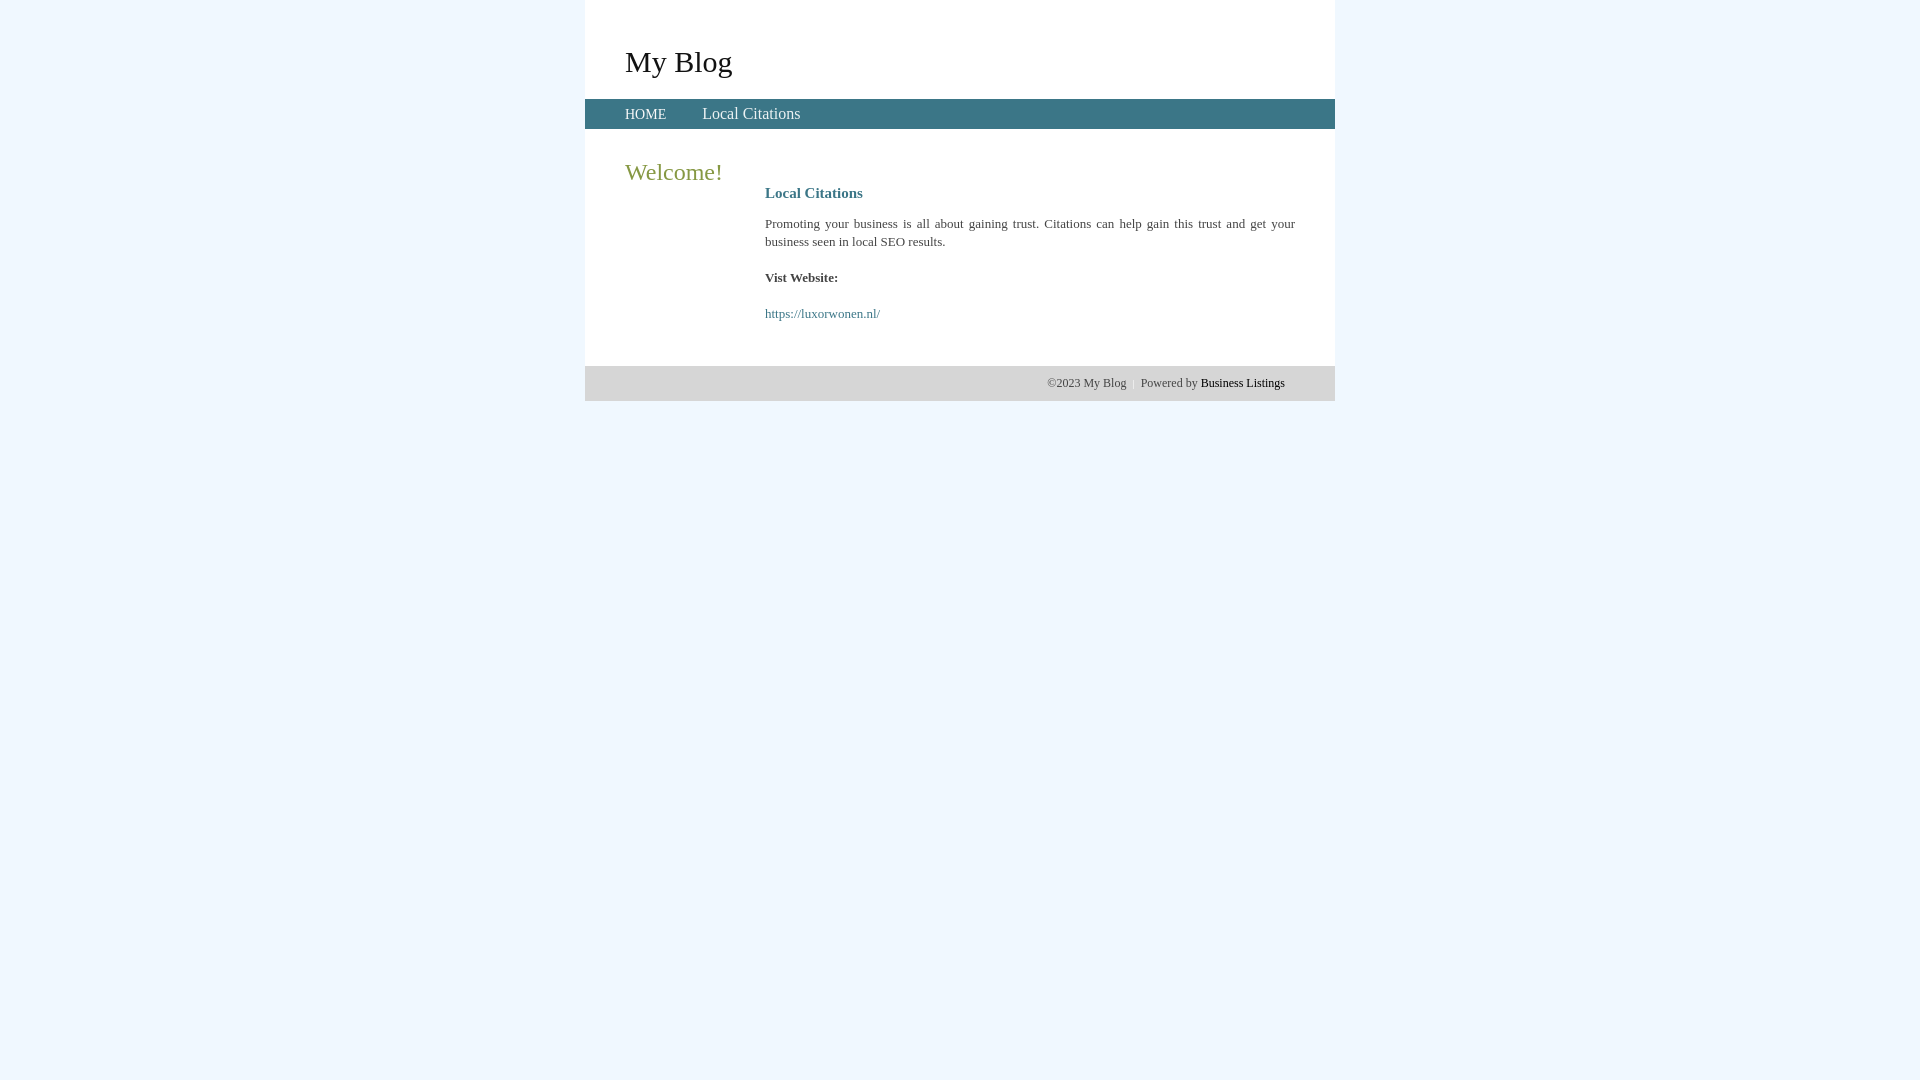  What do you see at coordinates (749, 113) in the screenshot?
I see `'Local Citations'` at bounding box center [749, 113].